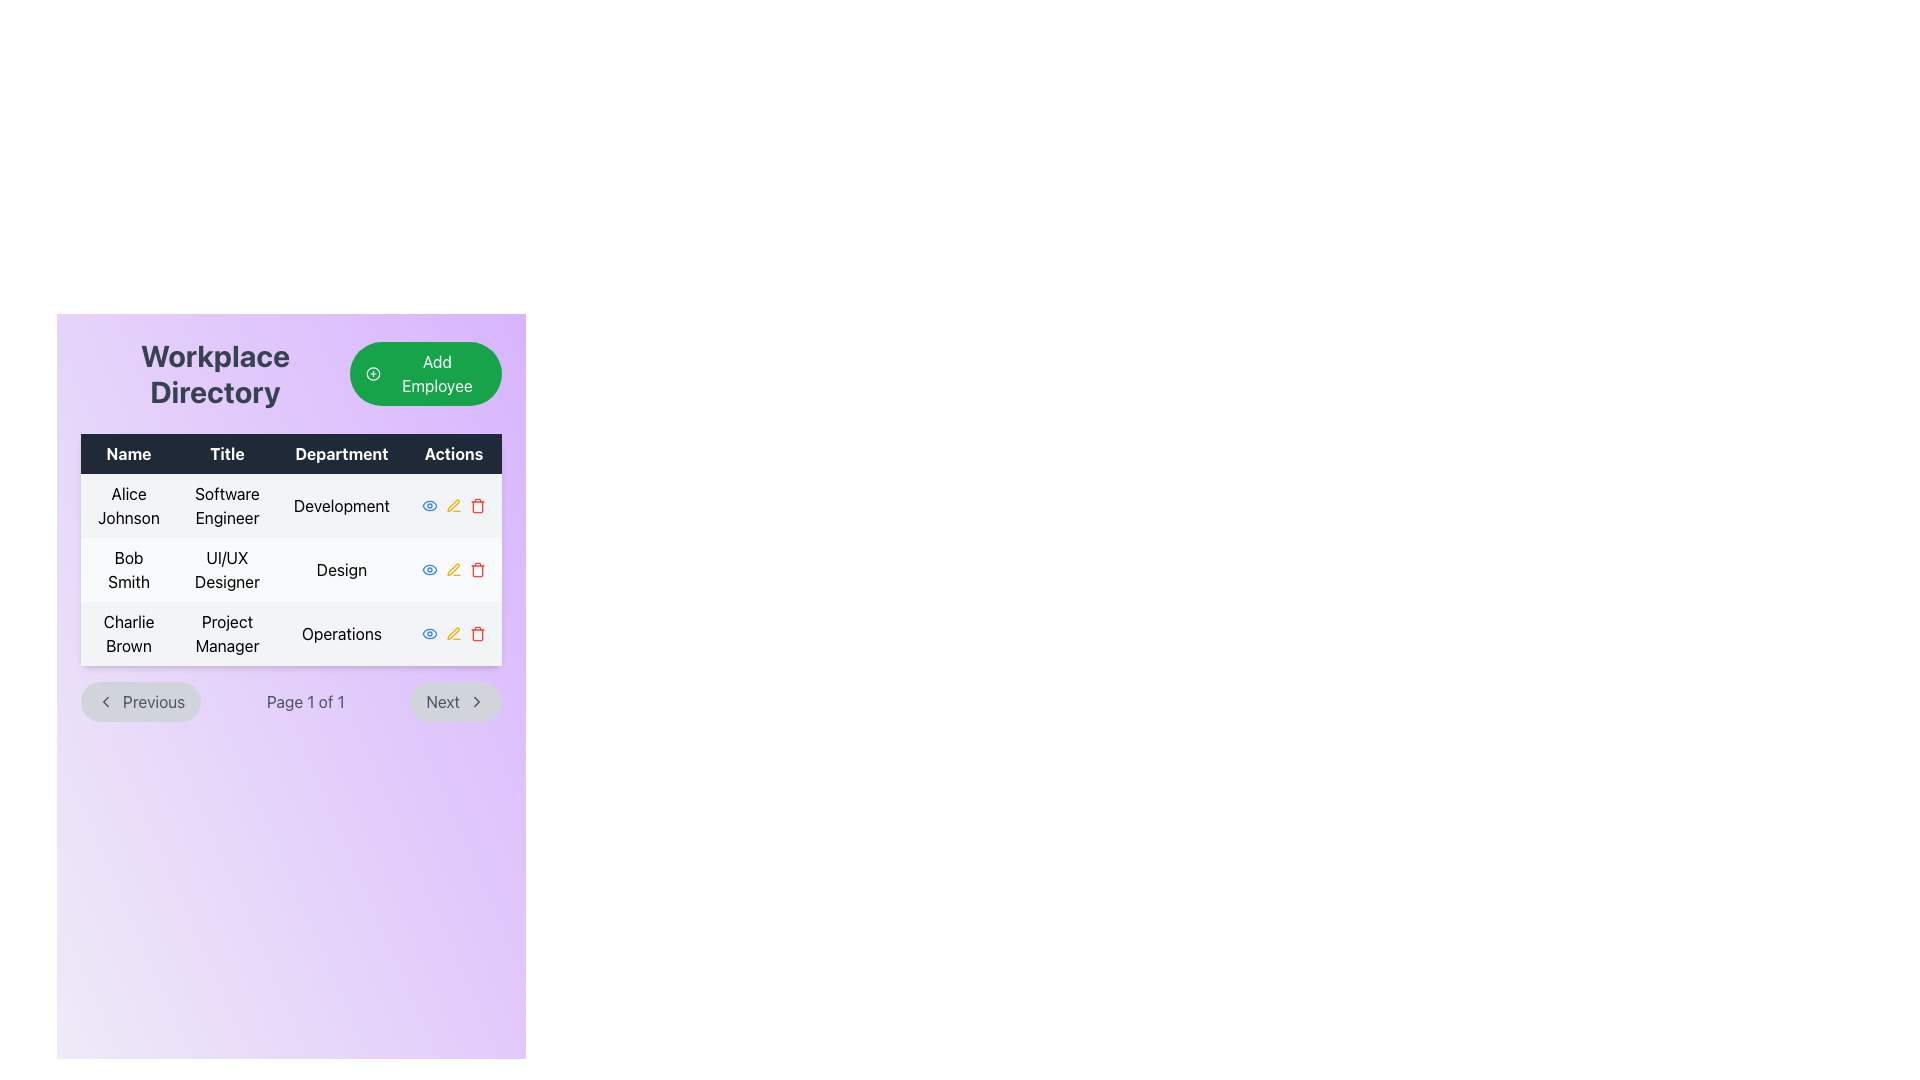 Image resolution: width=1920 pixels, height=1080 pixels. Describe the element at coordinates (227, 633) in the screenshot. I see `the text label displaying the job title of 'Charlie Brown' in the third row under the 'Title' column of the table` at that location.